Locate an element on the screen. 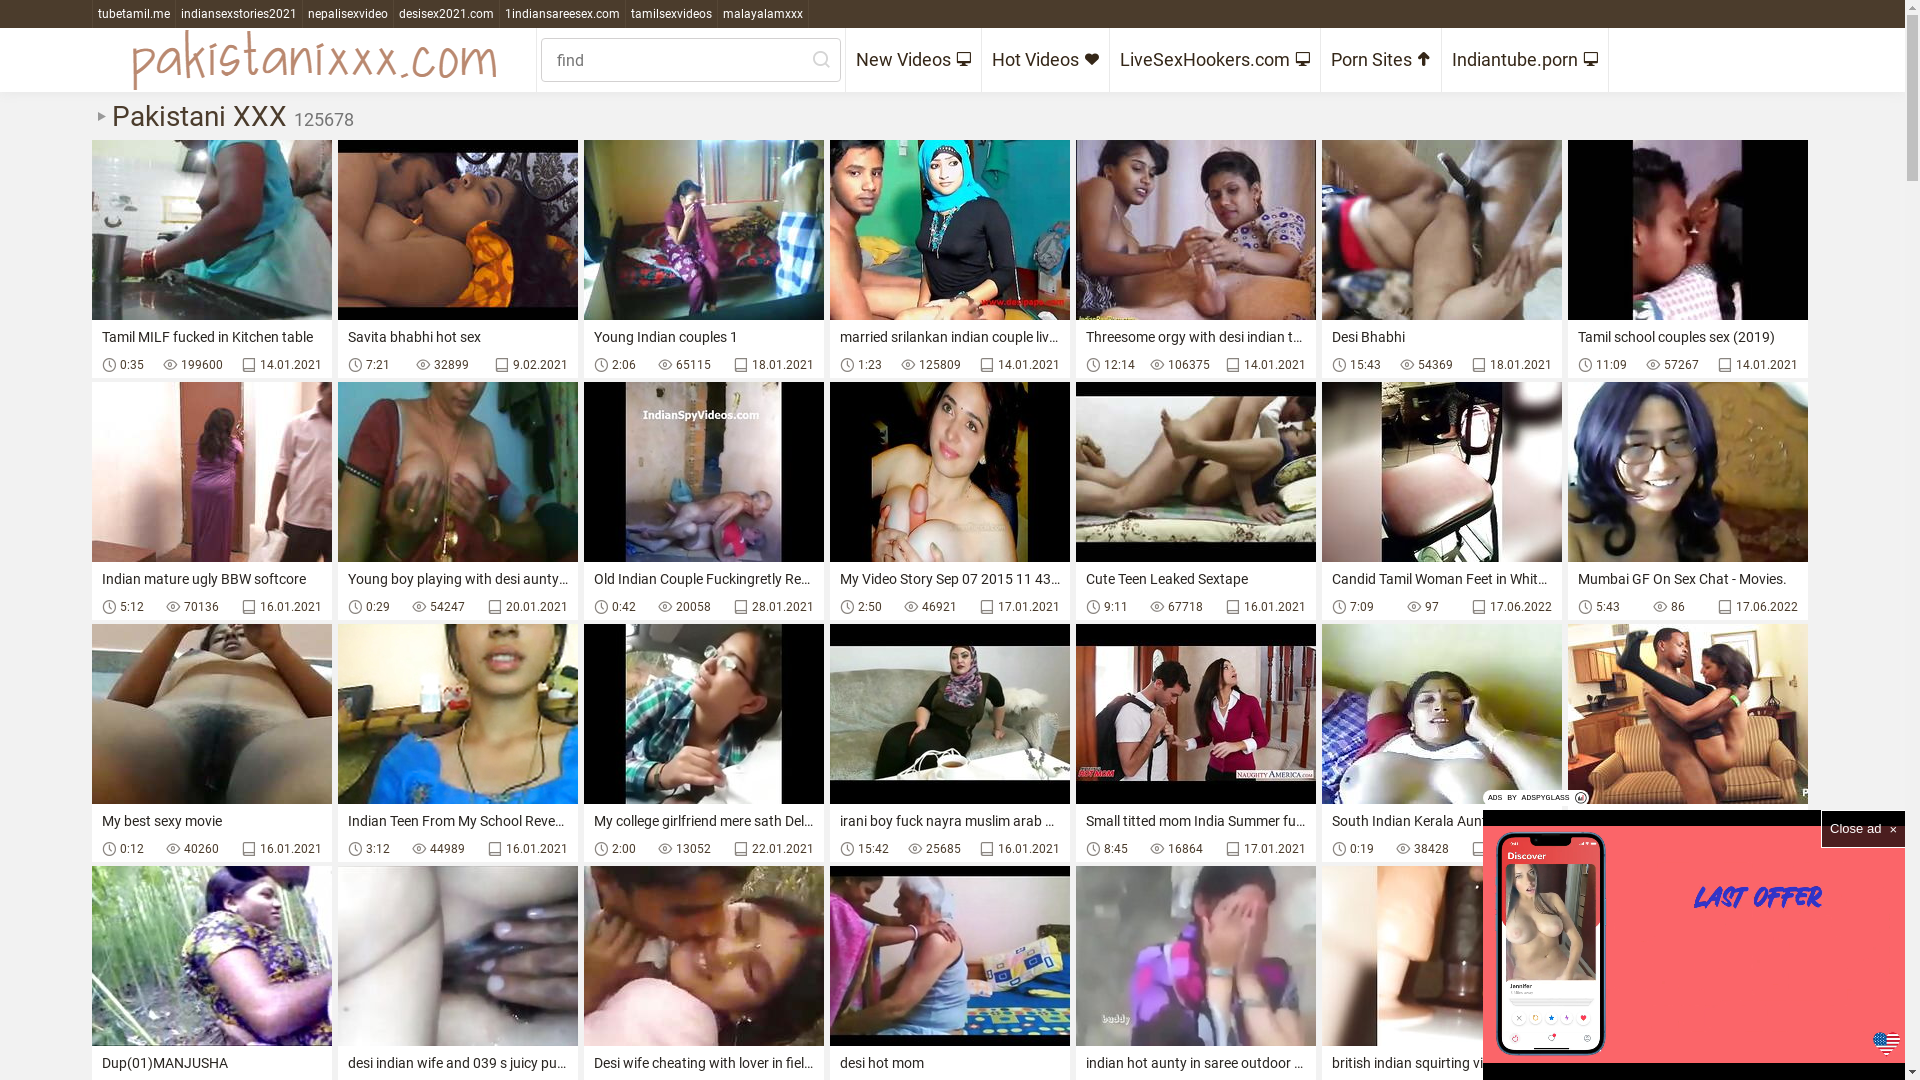  'LiveSexHookers.com' is located at coordinates (1108, 59).